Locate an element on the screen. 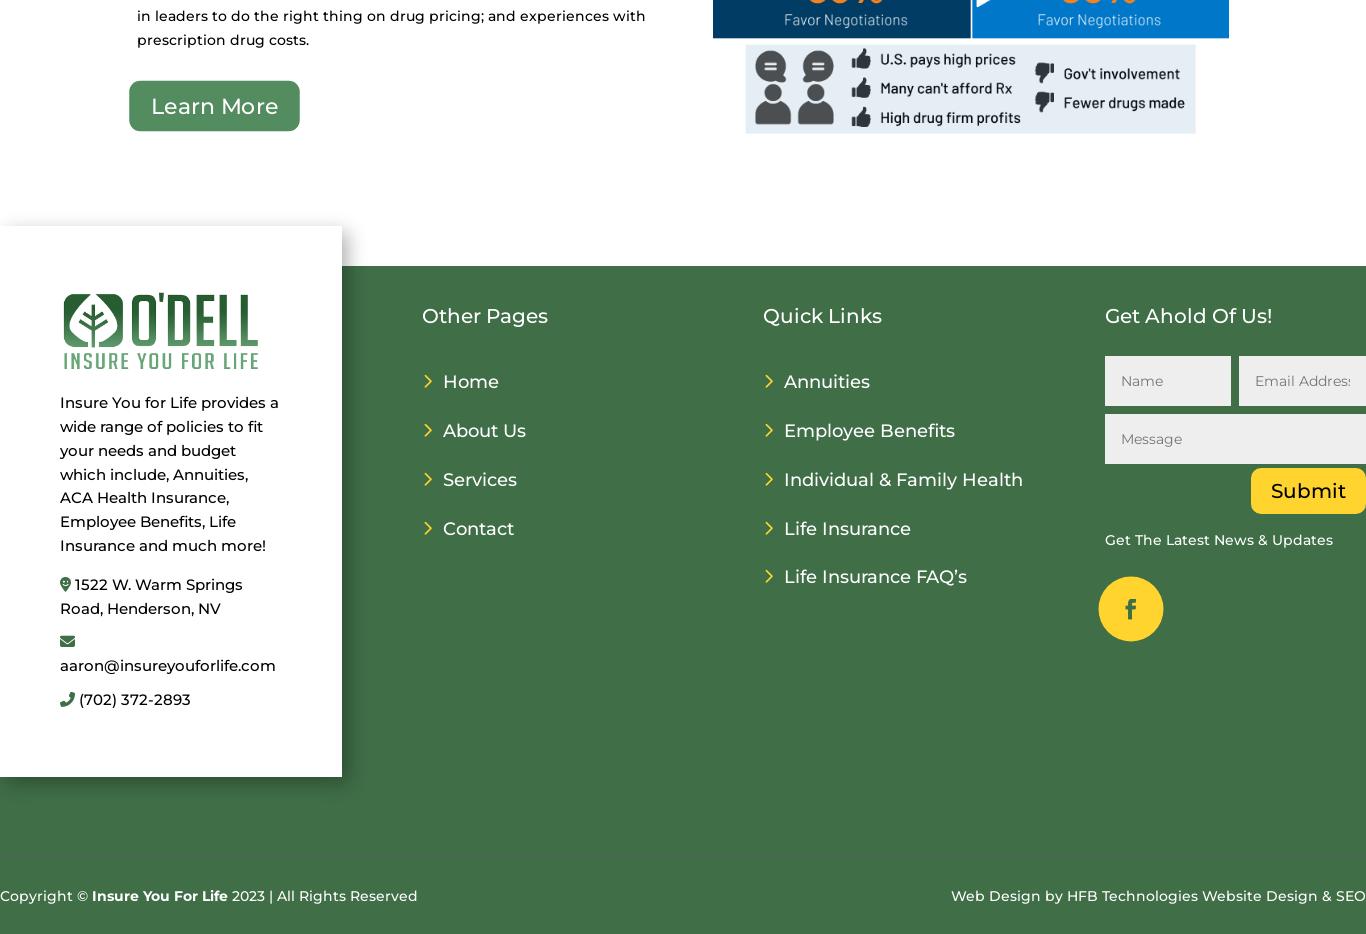 Image resolution: width=1366 pixels, height=934 pixels. 'Copyright ©' is located at coordinates (0, 895).